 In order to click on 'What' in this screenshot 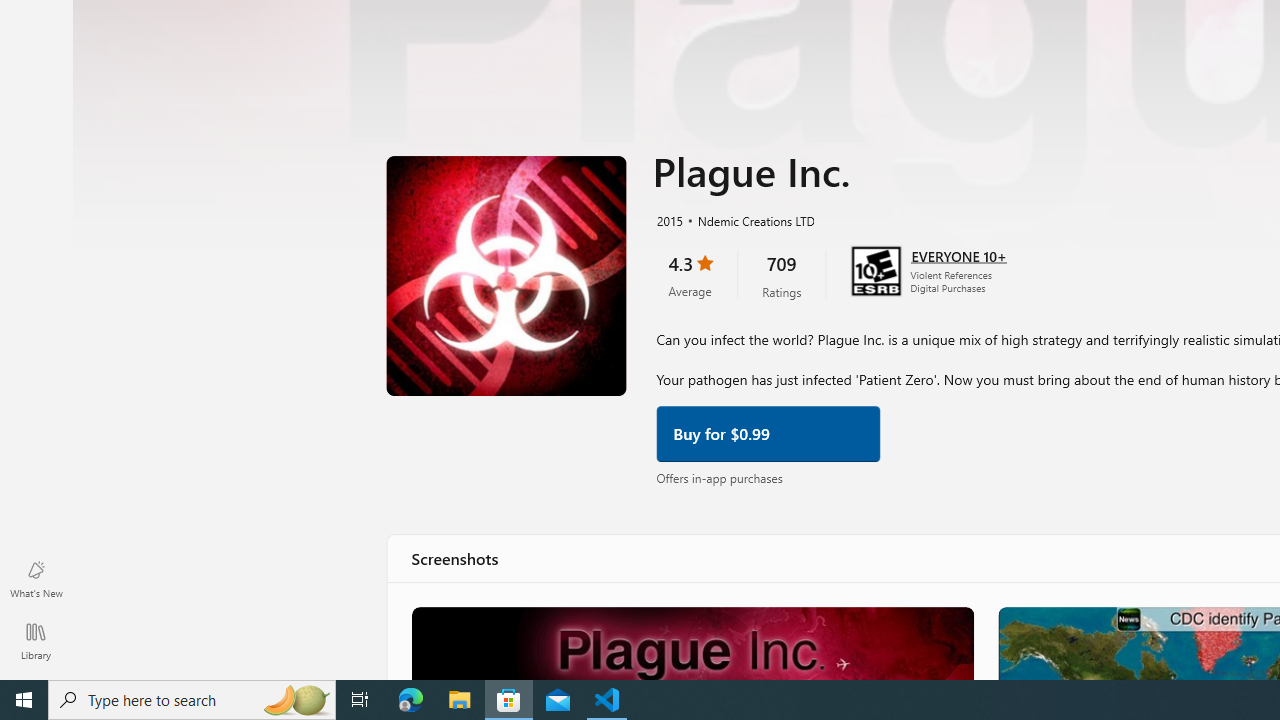, I will do `click(35, 578)`.